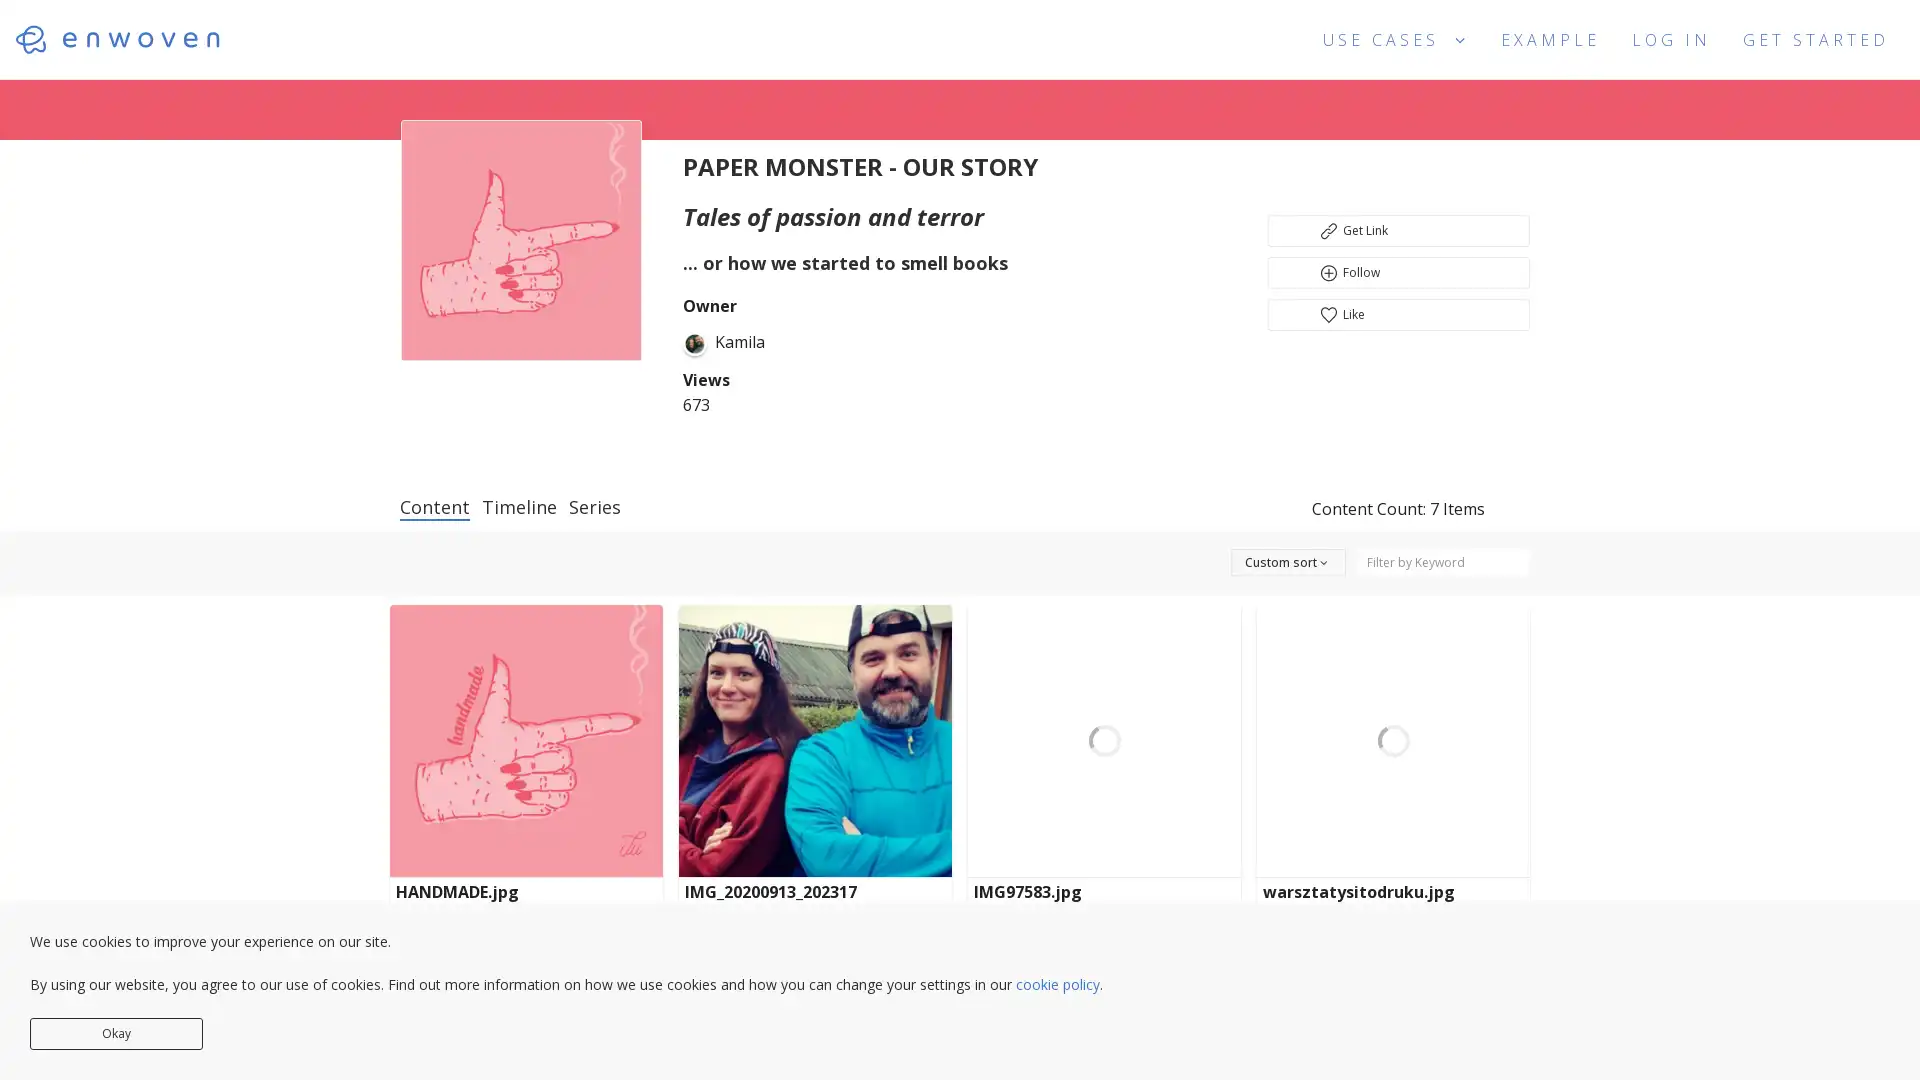  Describe the element at coordinates (594, 504) in the screenshot. I see `Series` at that location.